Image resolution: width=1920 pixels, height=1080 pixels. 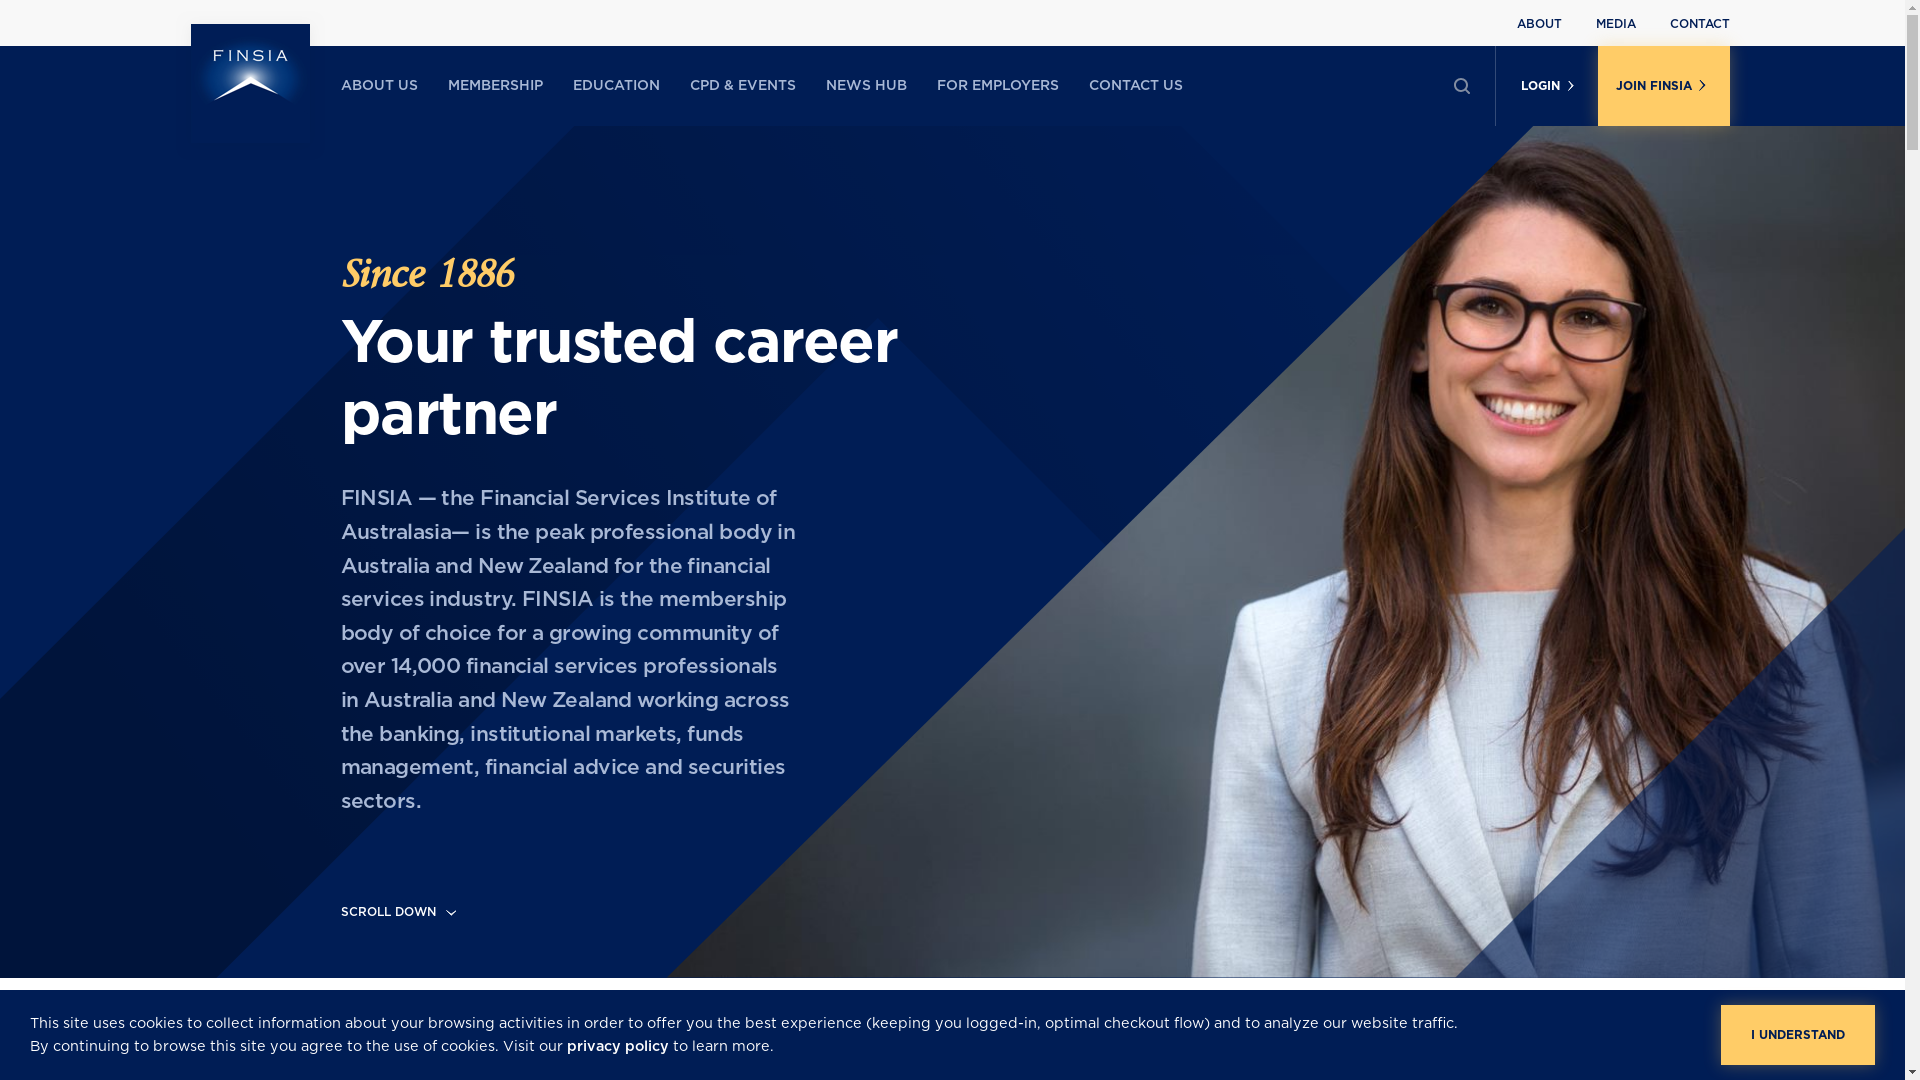 What do you see at coordinates (997, 84) in the screenshot?
I see `'FOR EMPLOYERS'` at bounding box center [997, 84].